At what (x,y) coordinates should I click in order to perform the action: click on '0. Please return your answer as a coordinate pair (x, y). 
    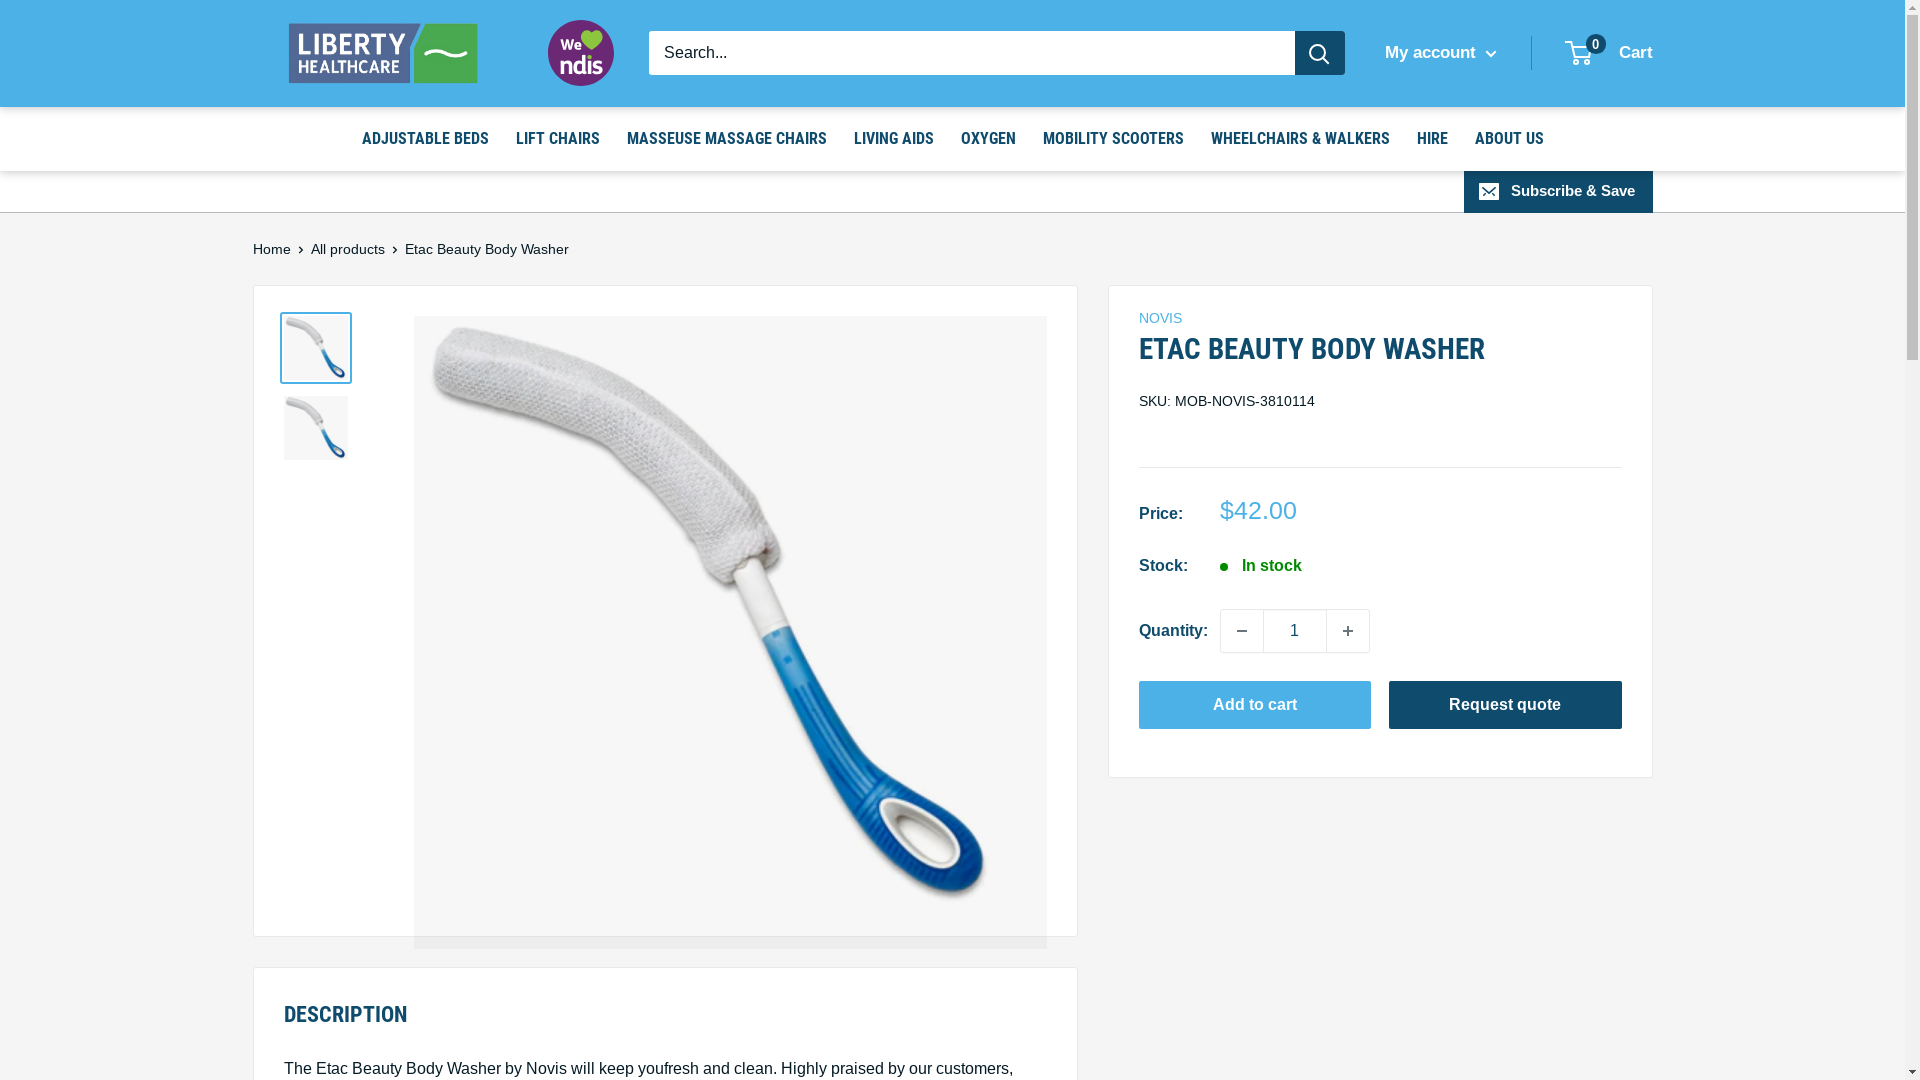
    Looking at the image, I should click on (1608, 52).